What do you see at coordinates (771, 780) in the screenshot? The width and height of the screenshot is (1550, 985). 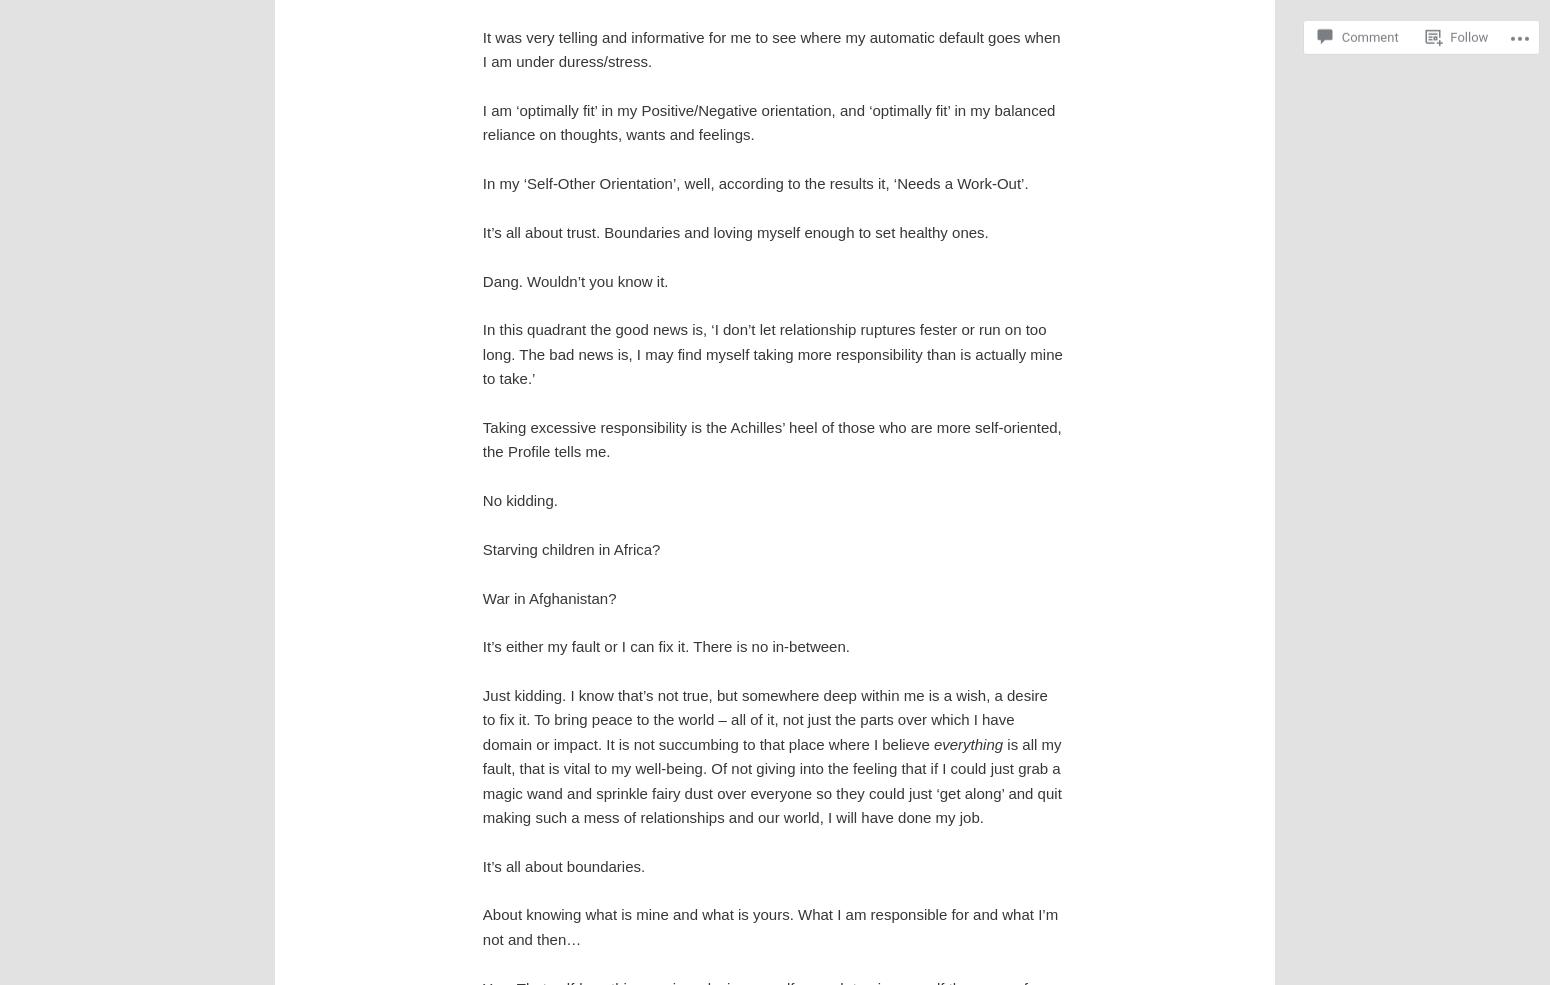 I see `'is all my fault, that is vital to my well-being. Of not giving into the feeling that if I could just grab a magic wand and sprinkle fairy dust over everyone so they could just ‘get along’ and quit making such a mess of relationships and our world, I will have done my job.'` at bounding box center [771, 780].